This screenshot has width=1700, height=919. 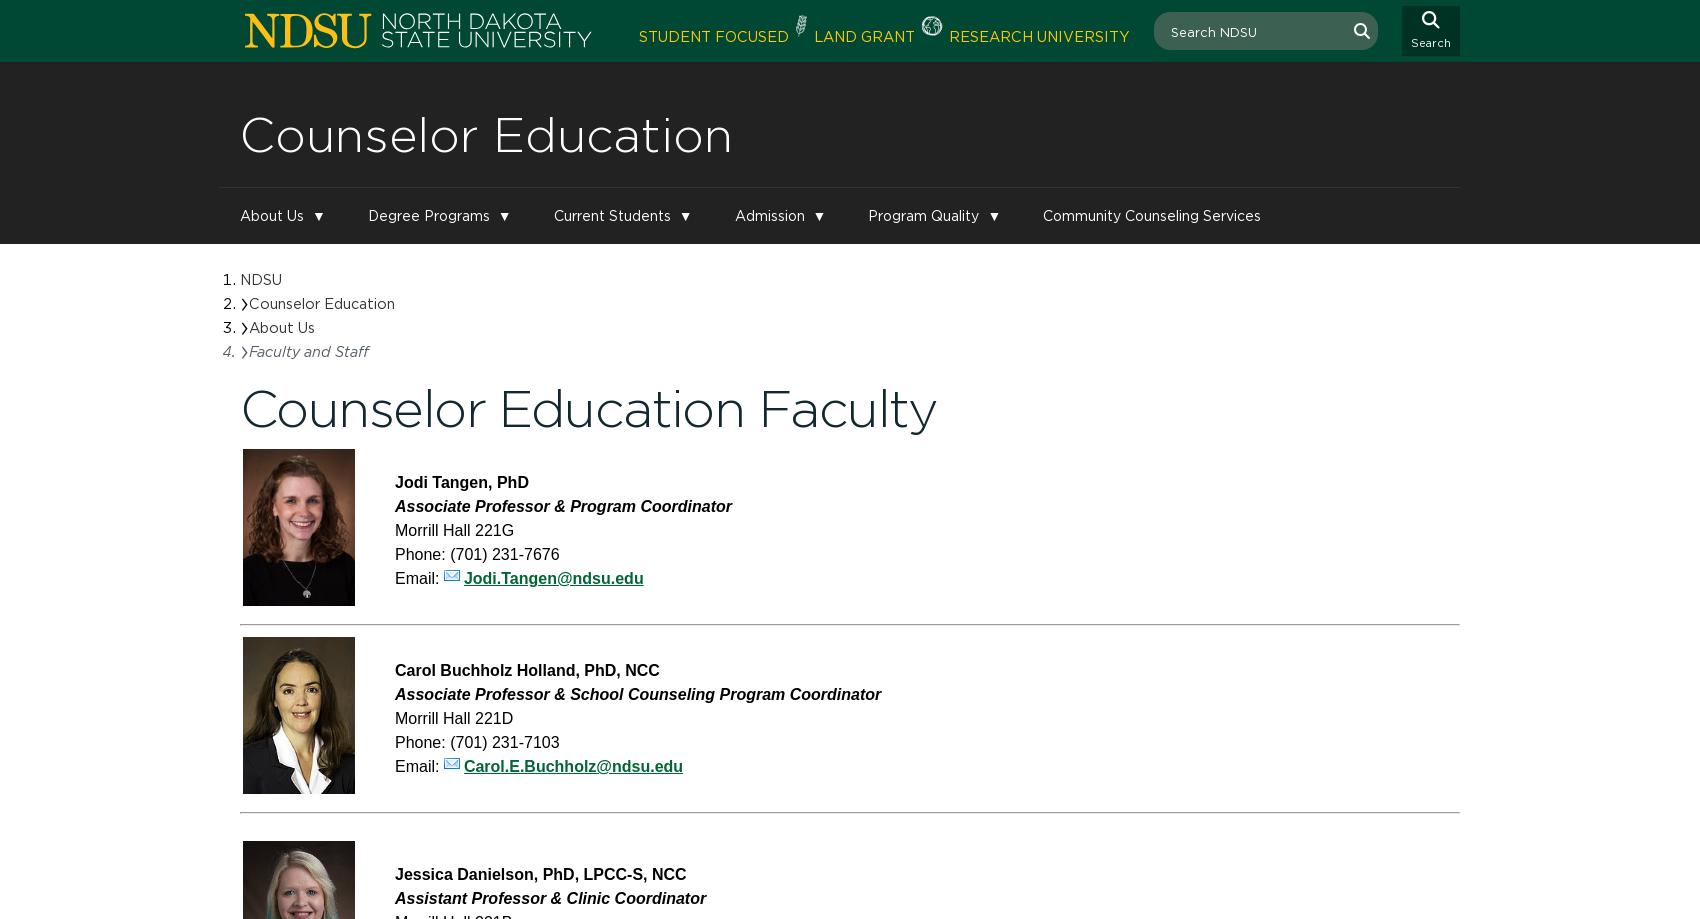 I want to click on 'Morrill Hall 221D', so click(x=454, y=717).